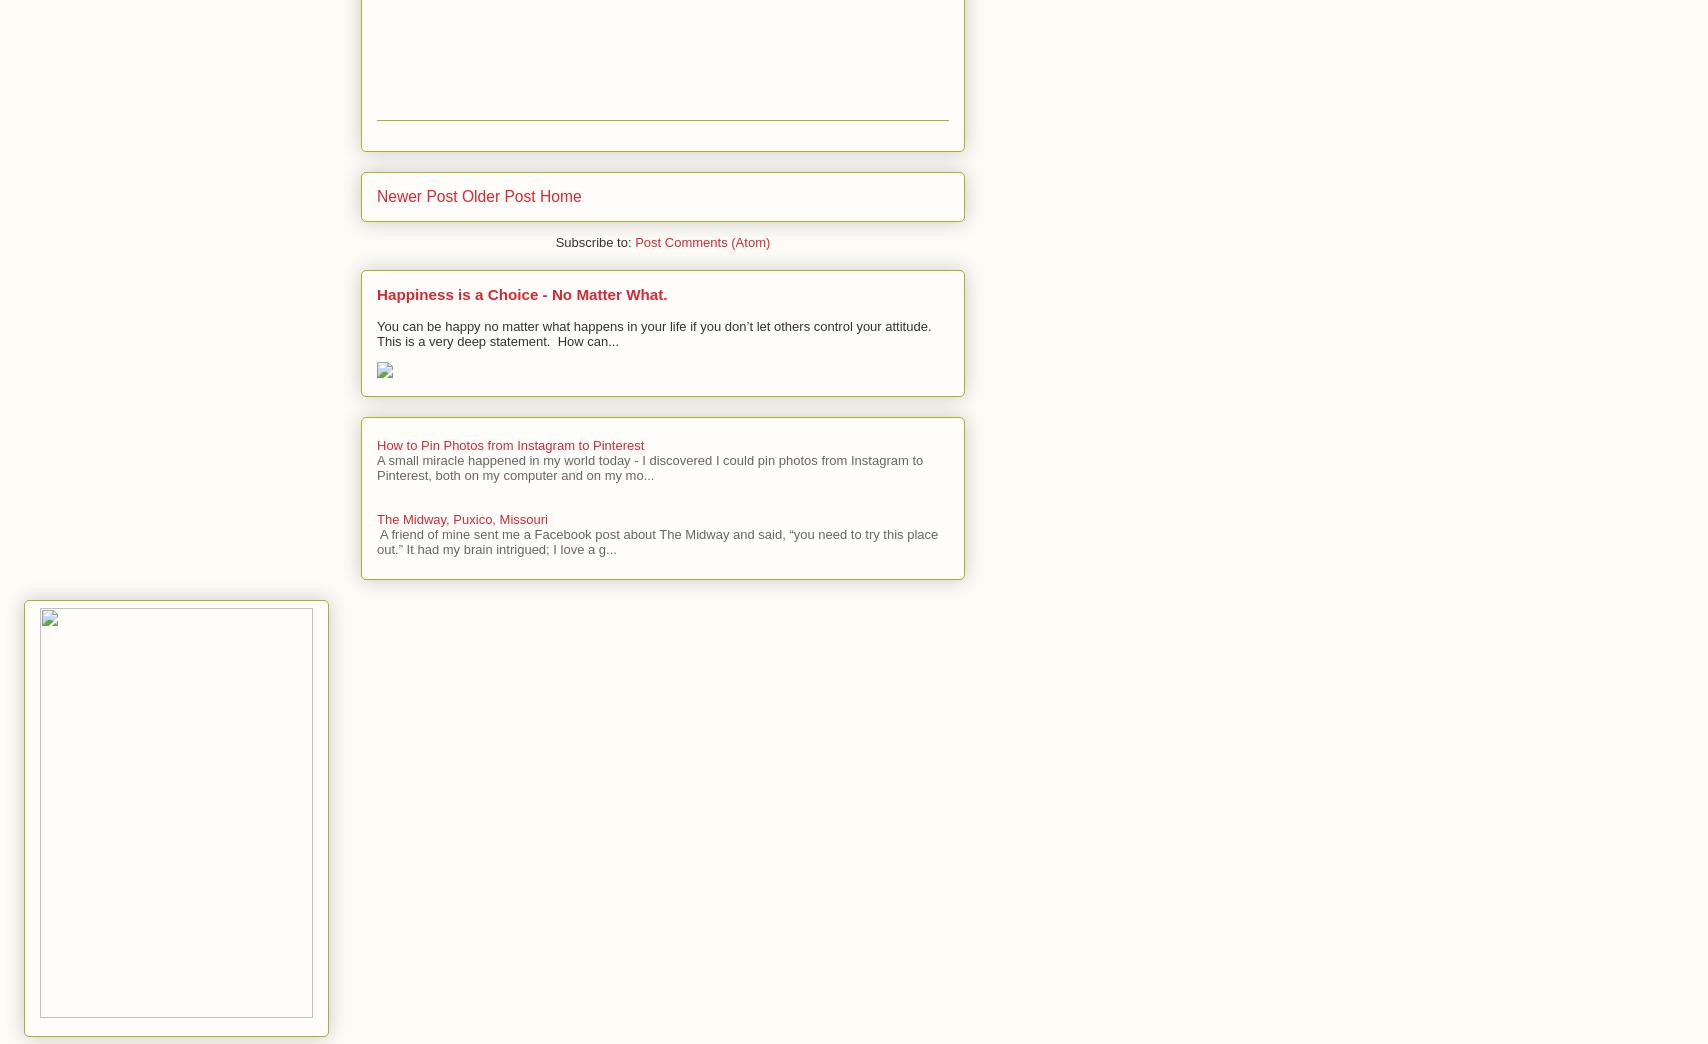 This screenshot has height=1044, width=1708. I want to click on 'You can be happy no matter what happens in your life if you don’t let others control your attitude.  This is a very deep statement.  How can...', so click(376, 333).